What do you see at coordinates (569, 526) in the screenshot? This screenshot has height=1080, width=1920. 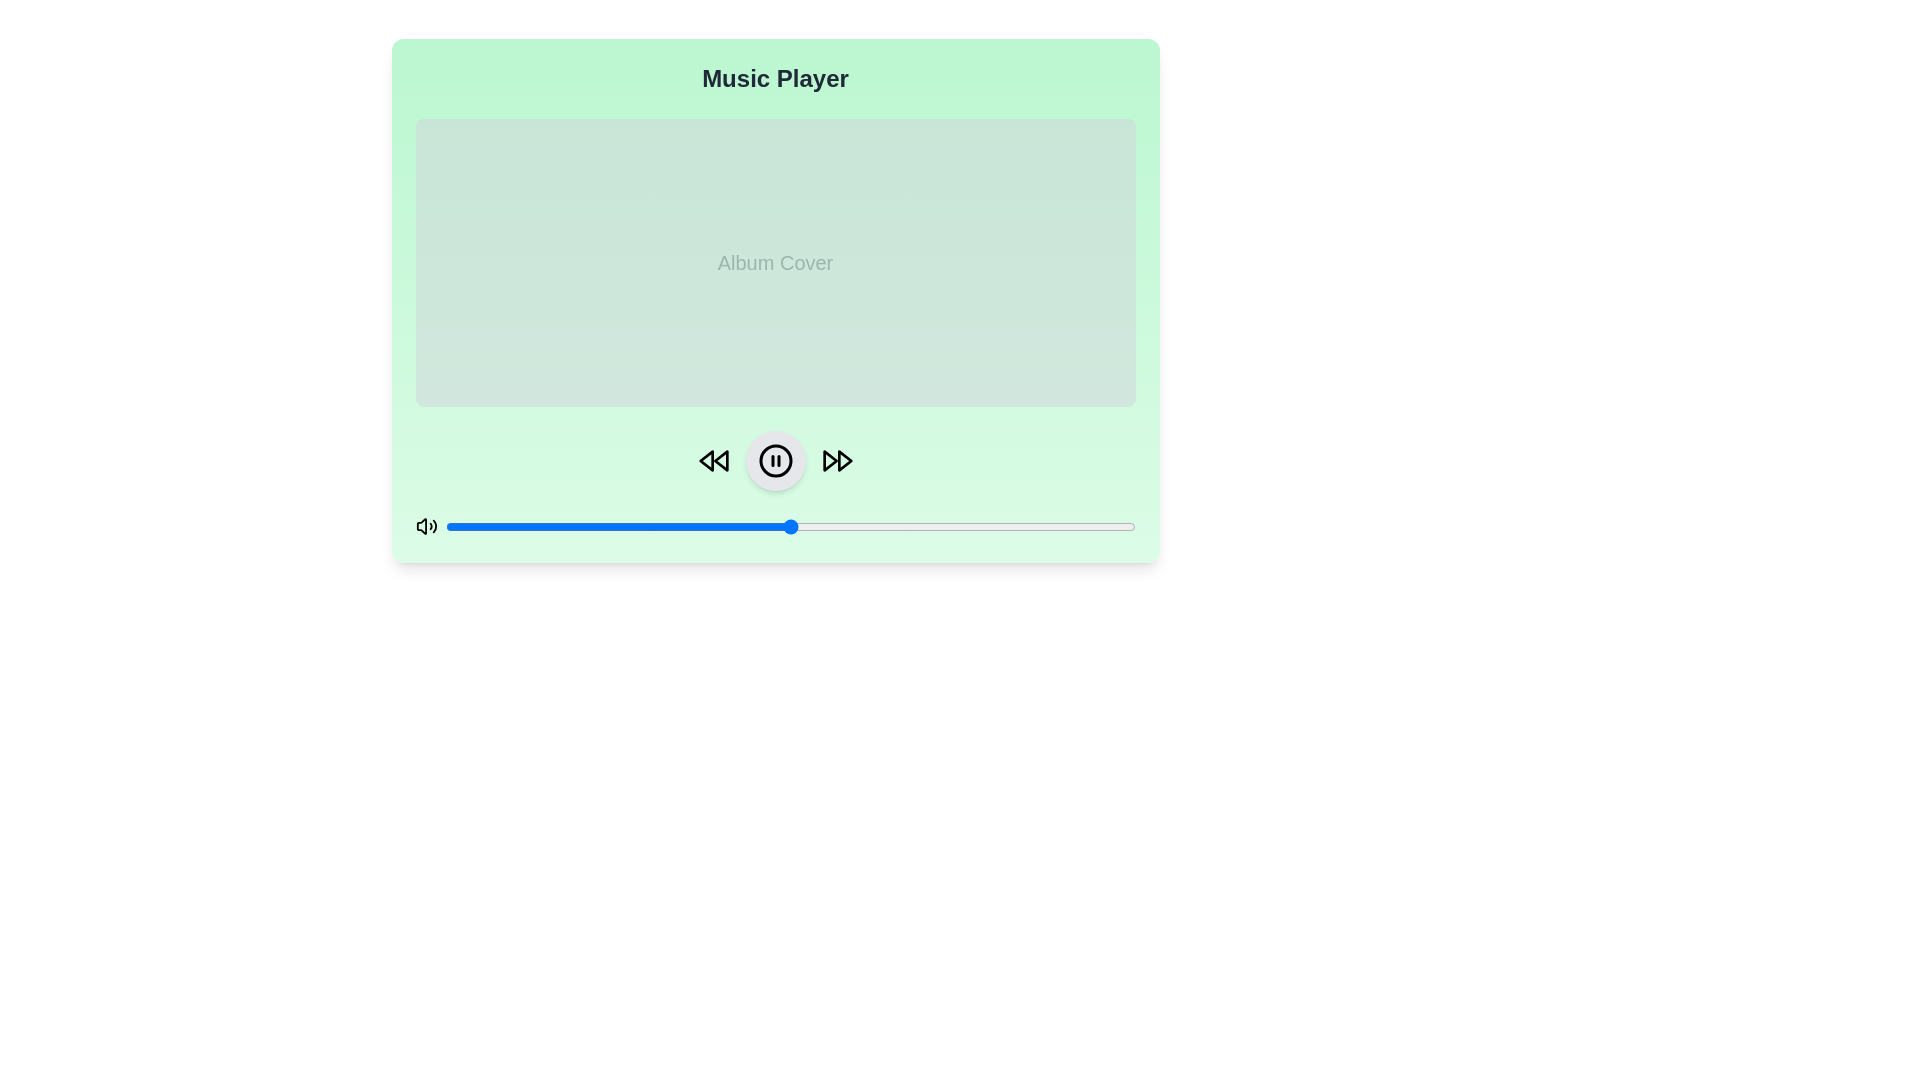 I see `volume level` at bounding box center [569, 526].